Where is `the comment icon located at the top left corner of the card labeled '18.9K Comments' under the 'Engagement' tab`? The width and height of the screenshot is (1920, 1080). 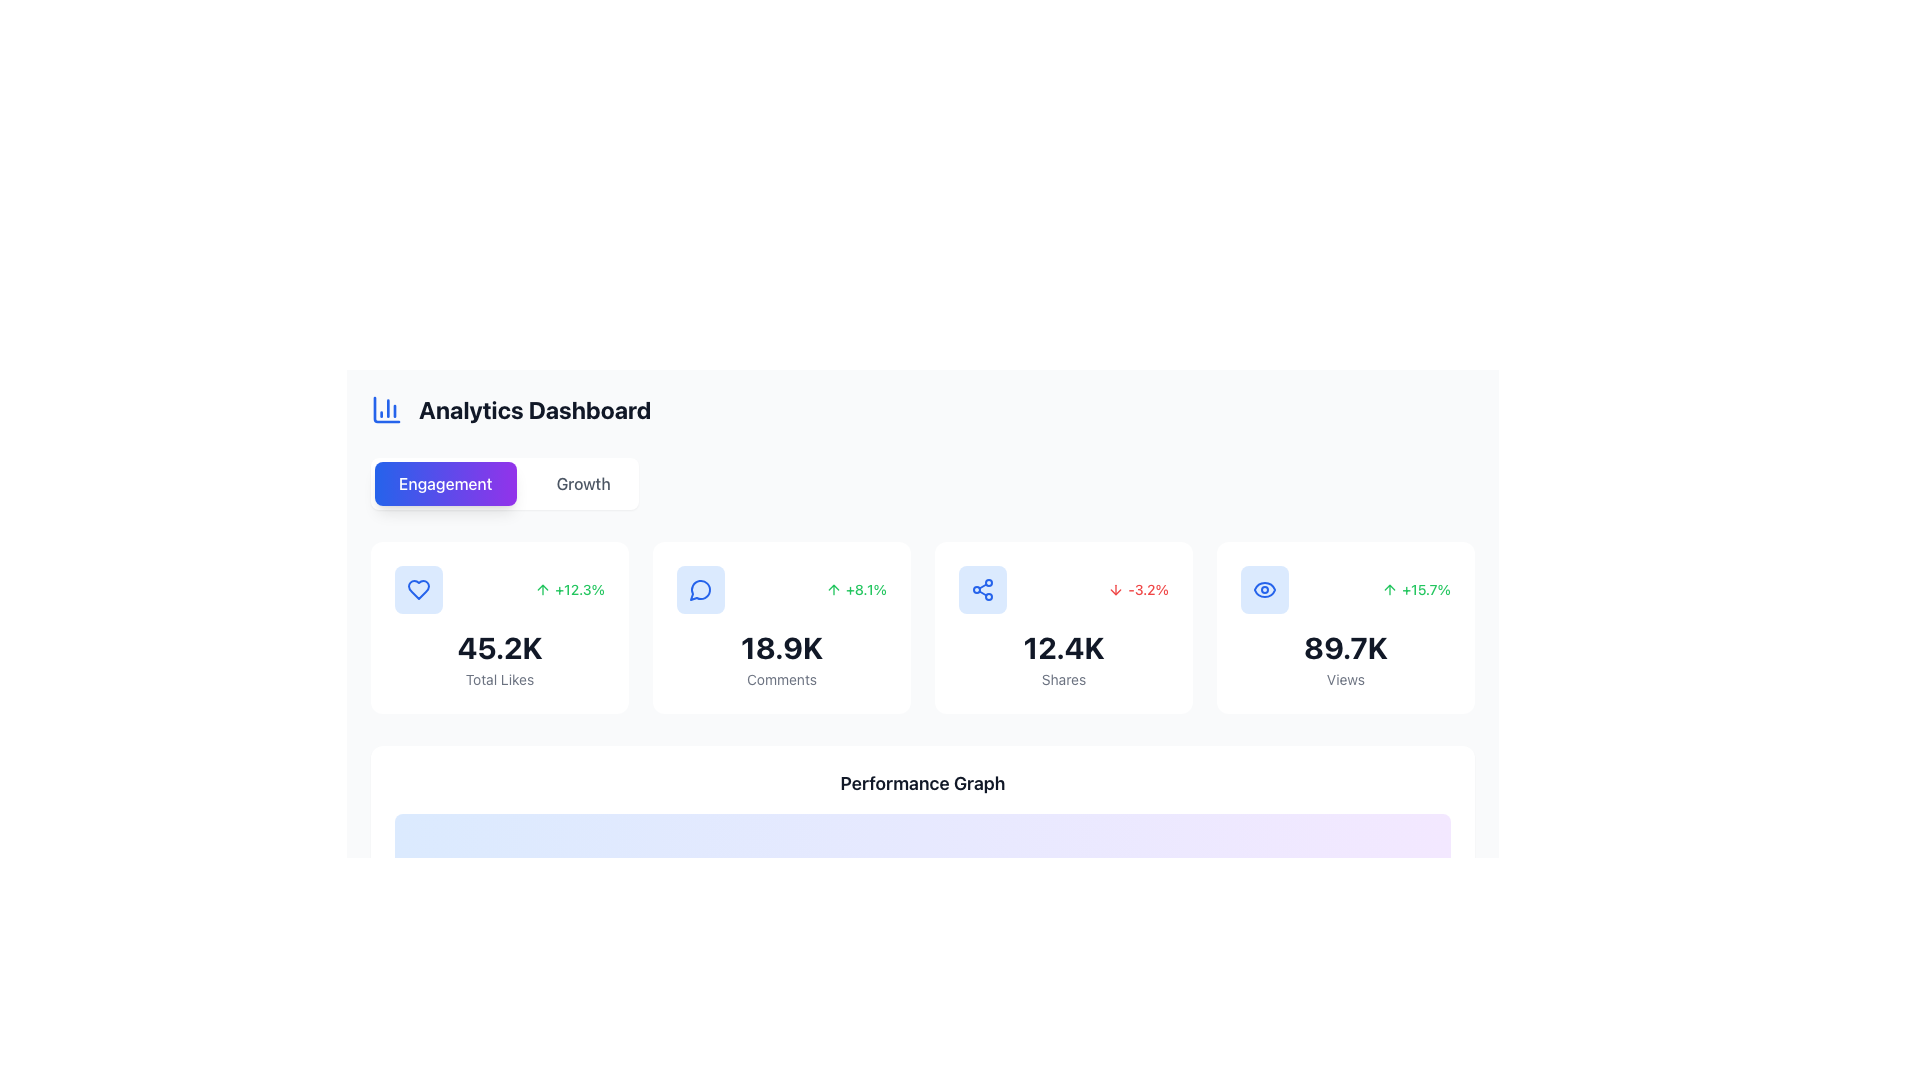 the comment icon located at the top left corner of the card labeled '18.9K Comments' under the 'Engagement' tab is located at coordinates (700, 589).